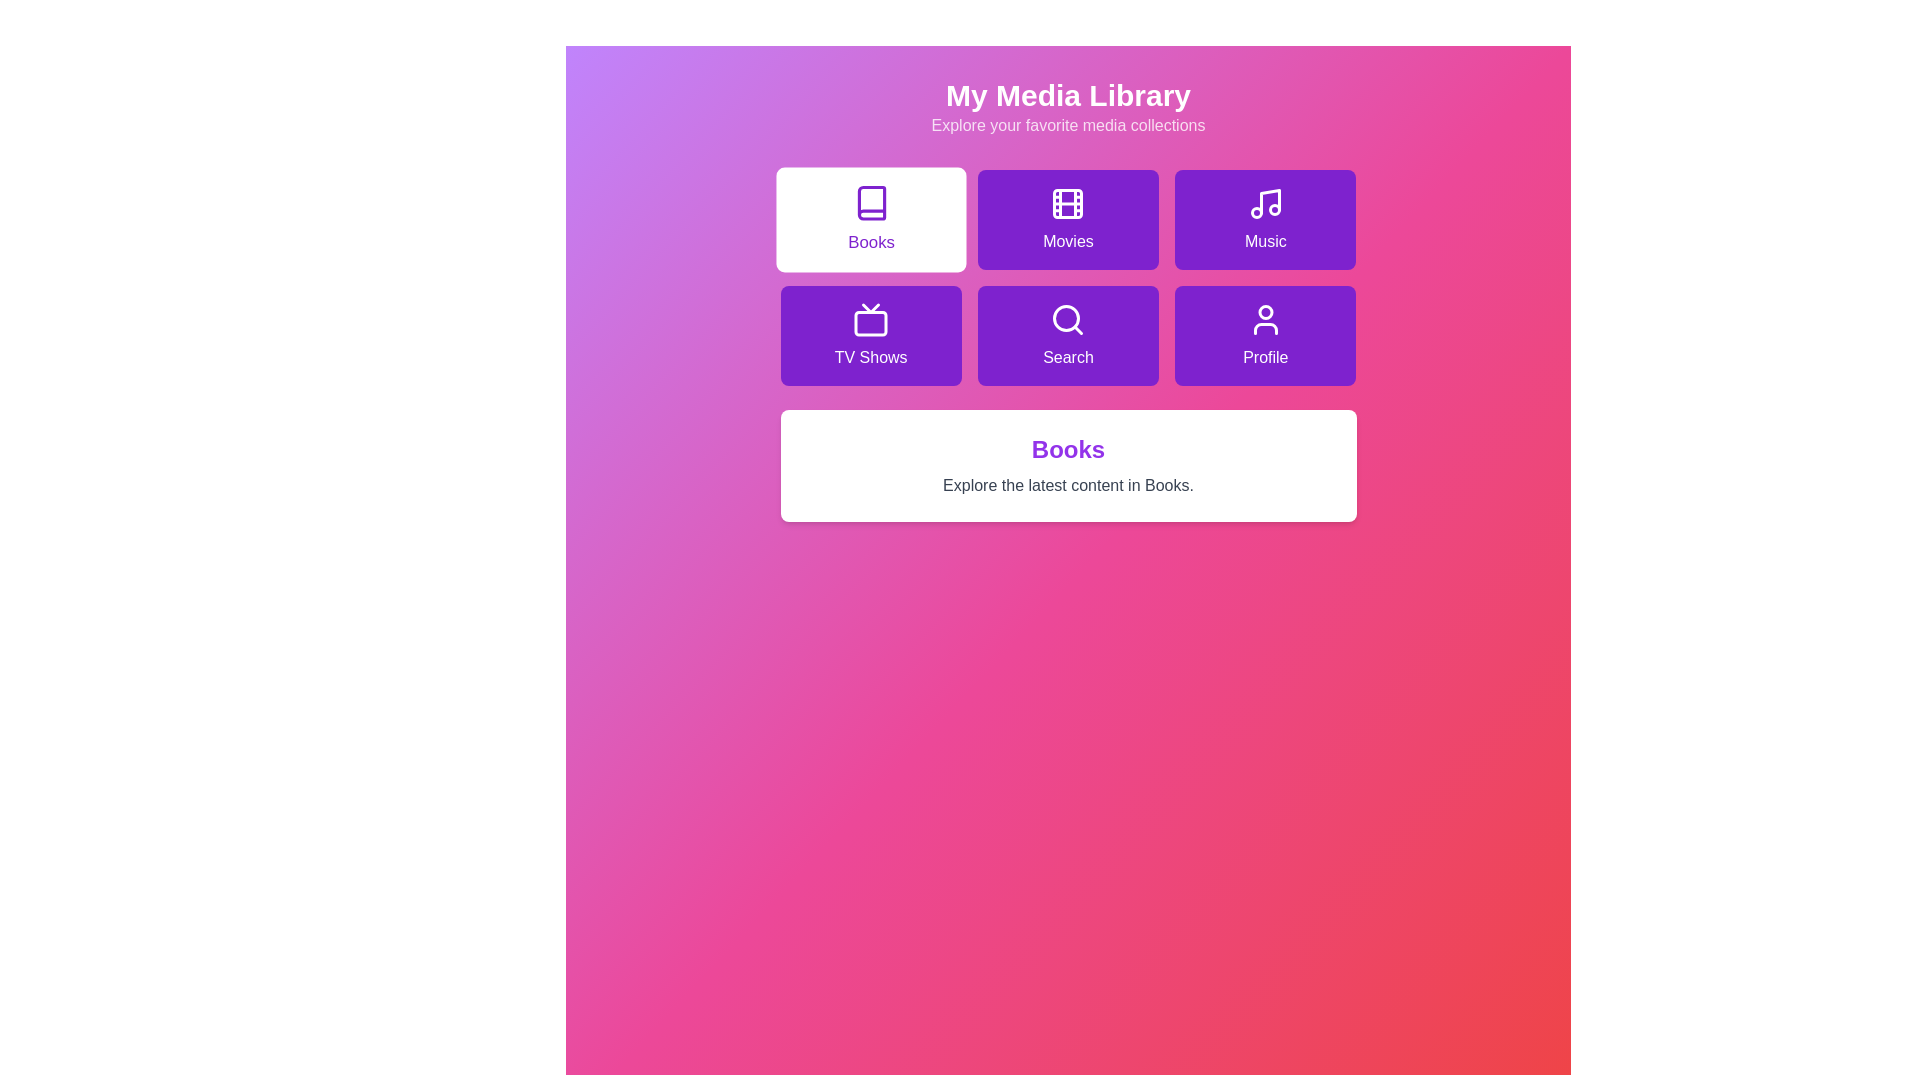 The image size is (1920, 1080). I want to click on the static text label providing guidance for the media library, located immediately below the header 'My Media Library', so click(1067, 126).